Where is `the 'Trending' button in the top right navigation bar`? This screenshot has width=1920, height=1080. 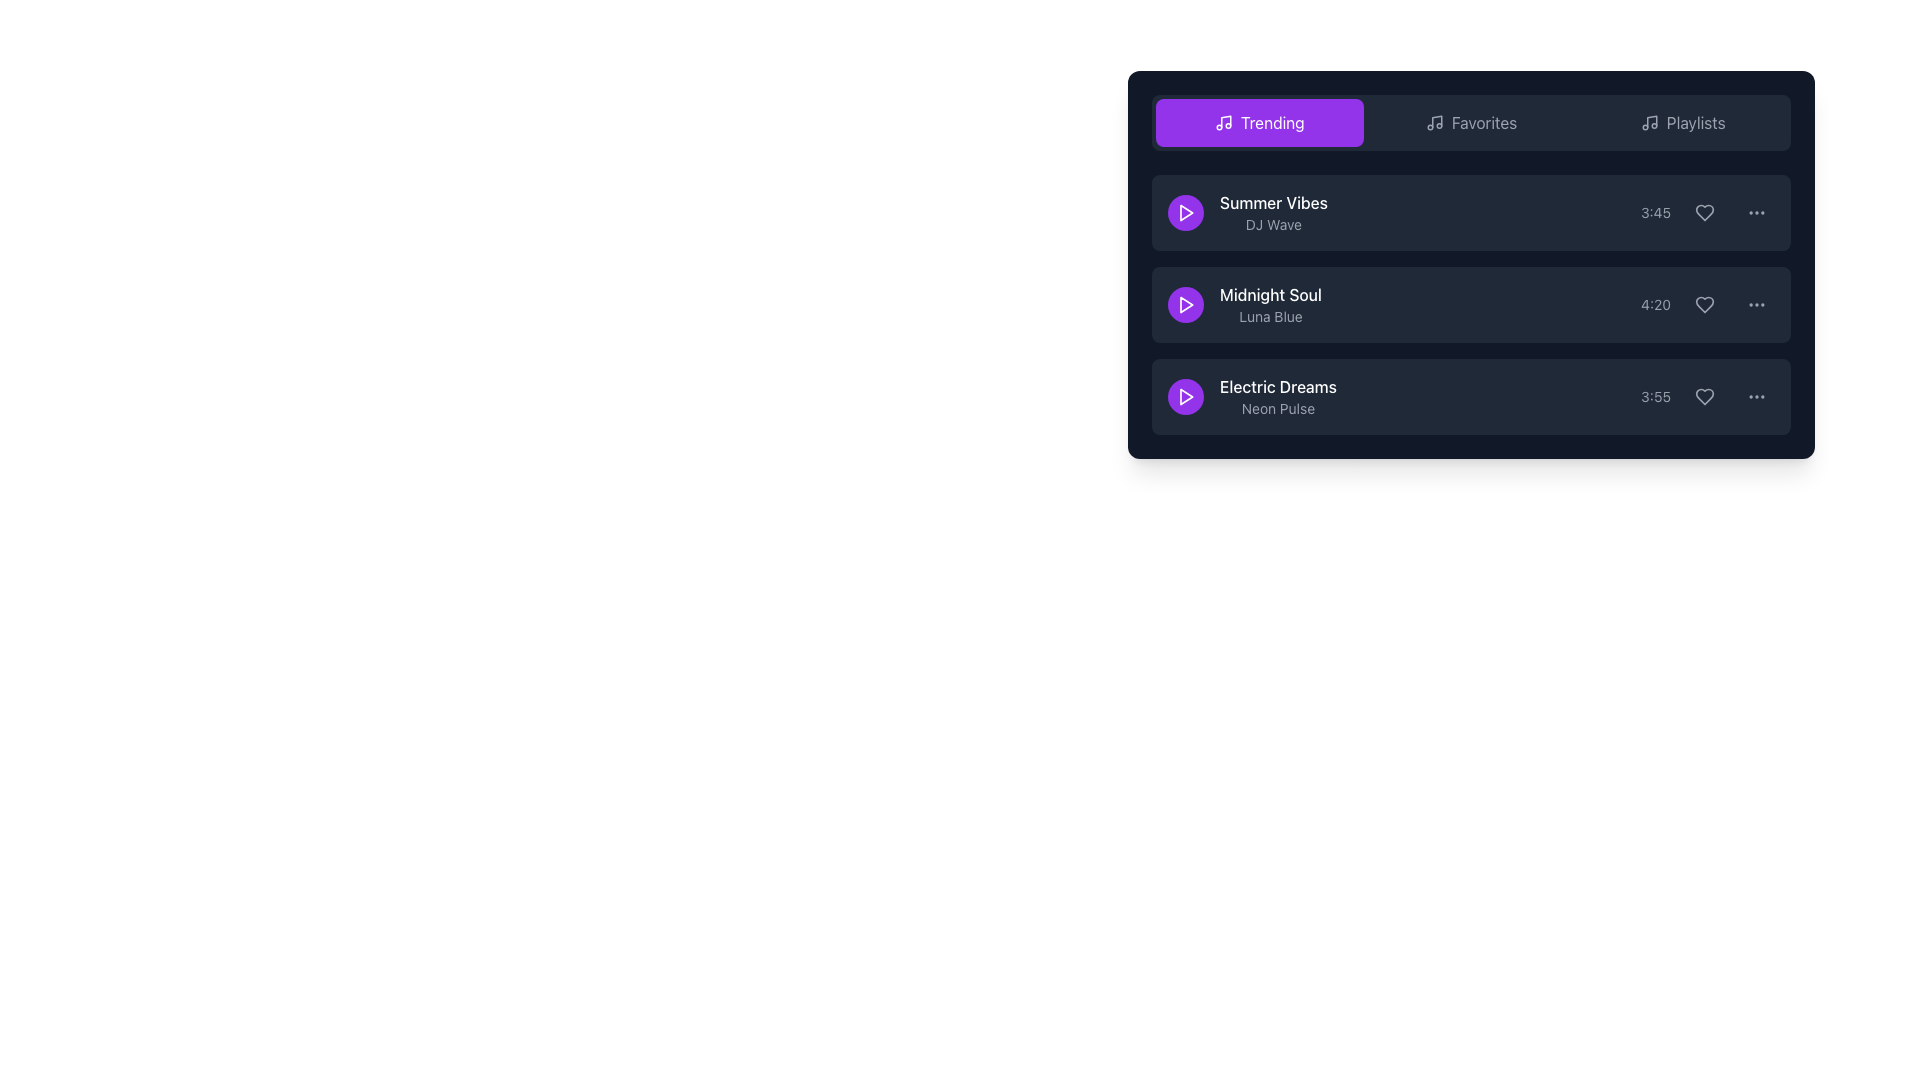
the 'Trending' button in the top right navigation bar is located at coordinates (1257, 123).